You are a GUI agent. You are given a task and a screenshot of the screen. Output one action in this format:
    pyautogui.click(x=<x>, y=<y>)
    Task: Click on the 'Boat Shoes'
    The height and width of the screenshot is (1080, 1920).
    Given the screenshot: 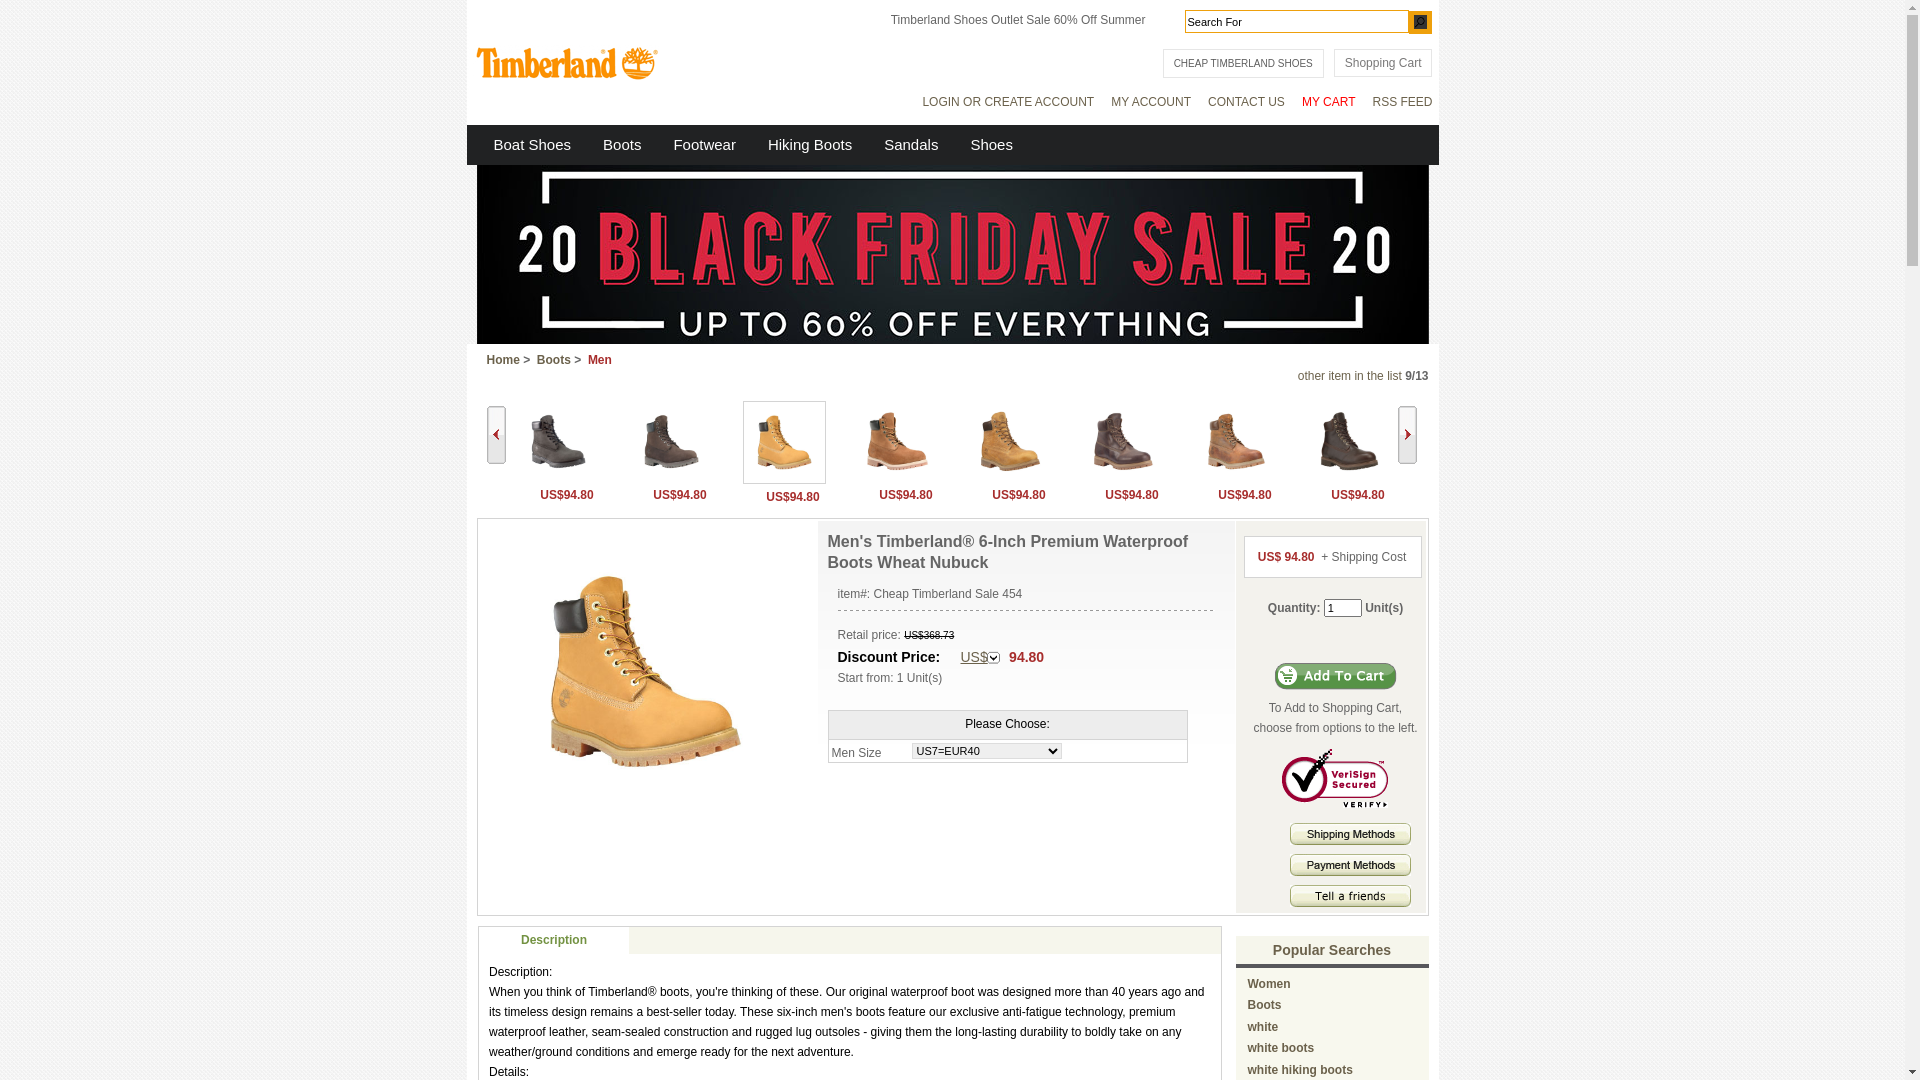 What is the action you would take?
    pyautogui.click(x=532, y=142)
    